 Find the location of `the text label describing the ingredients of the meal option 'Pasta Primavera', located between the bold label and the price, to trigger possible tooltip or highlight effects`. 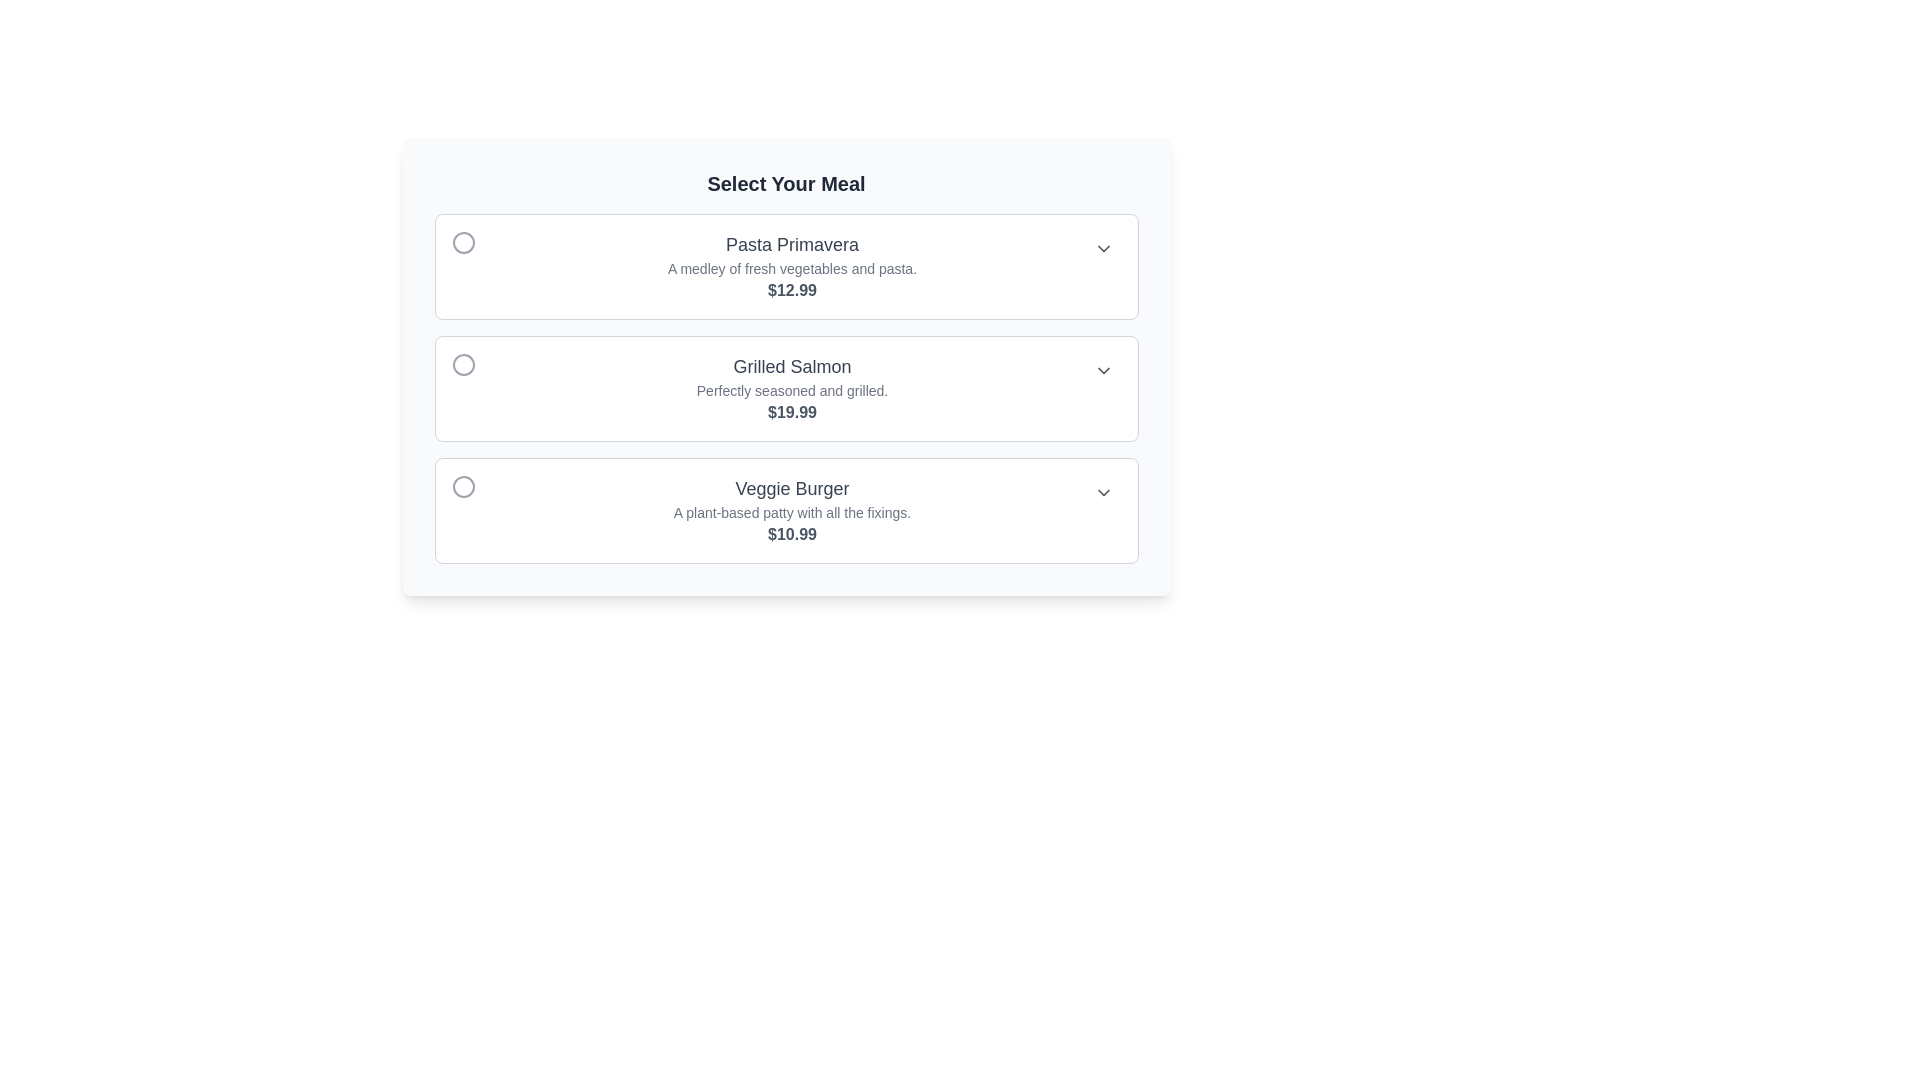

the text label describing the ingredients of the meal option 'Pasta Primavera', located between the bold label and the price, to trigger possible tooltip or highlight effects is located at coordinates (791, 268).